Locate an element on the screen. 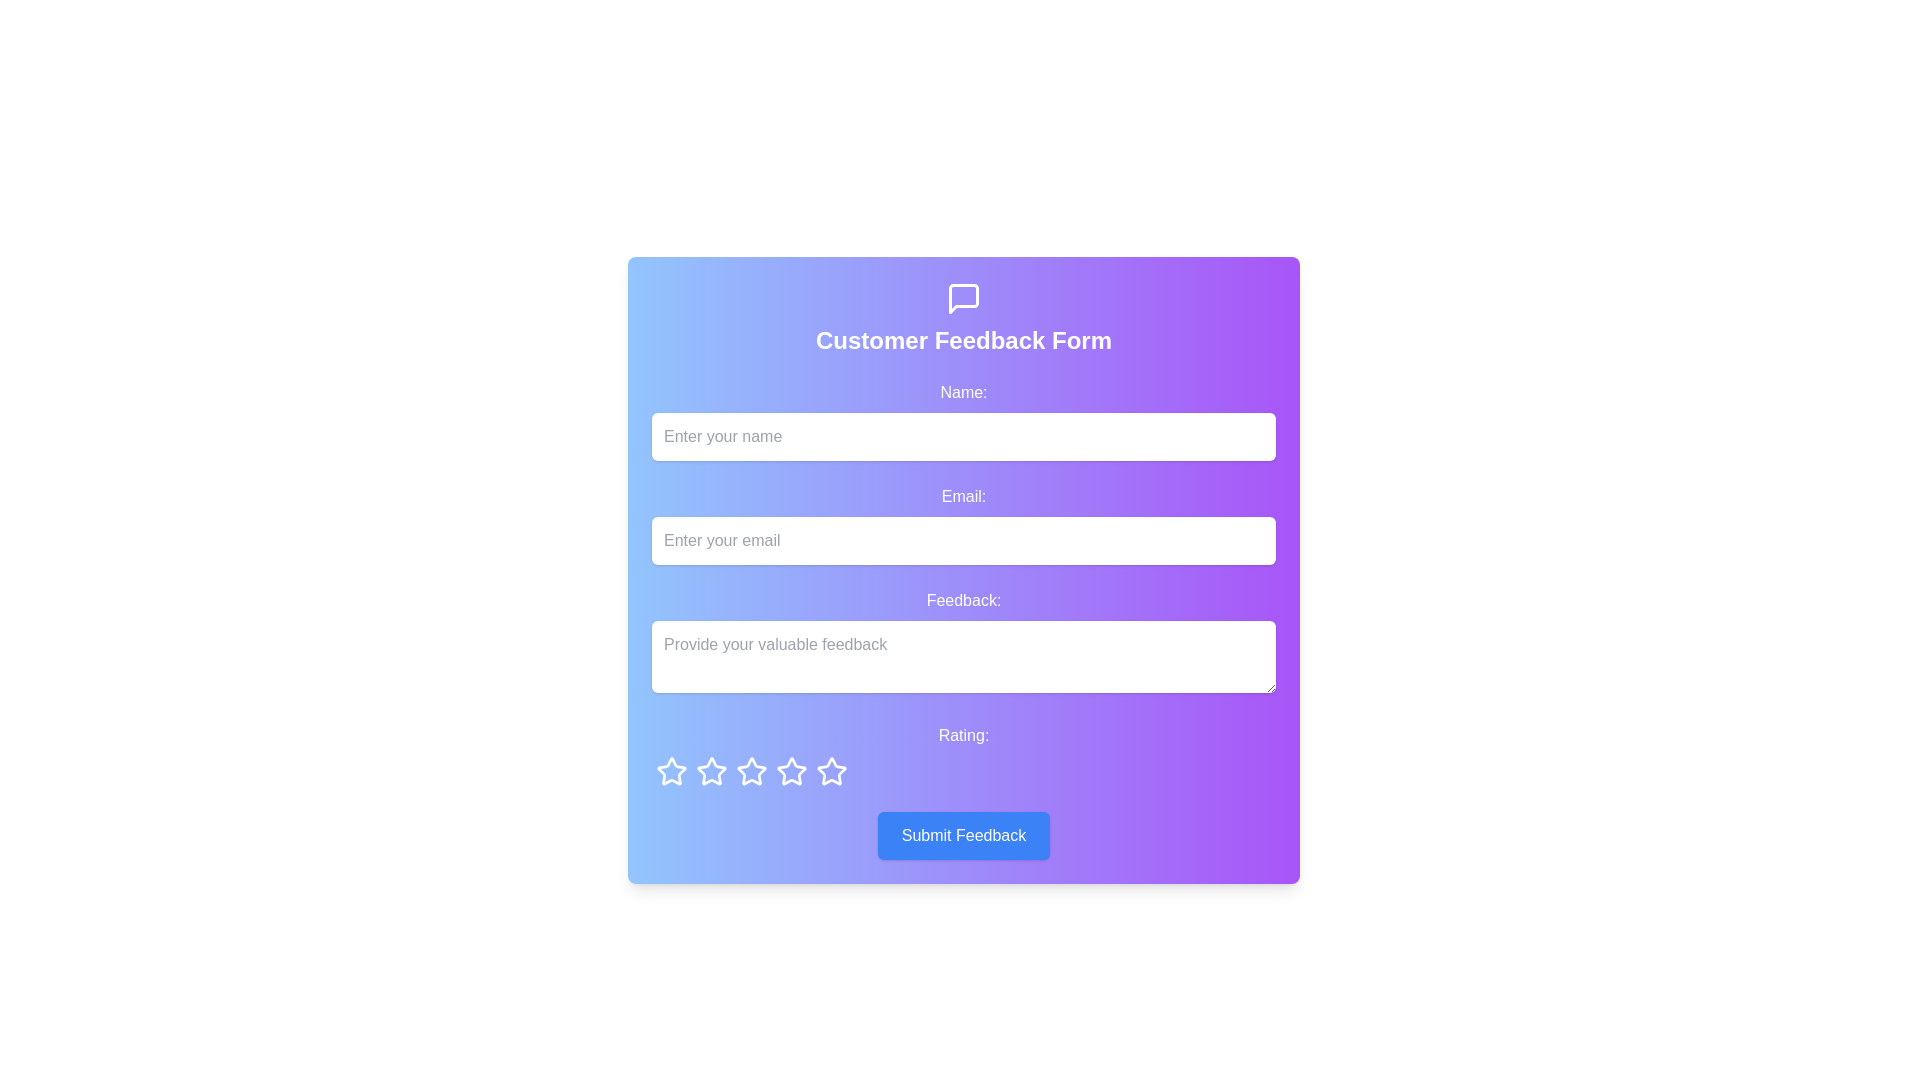 Image resolution: width=1920 pixels, height=1080 pixels. the submit button located at the bottom of the form is located at coordinates (964, 836).